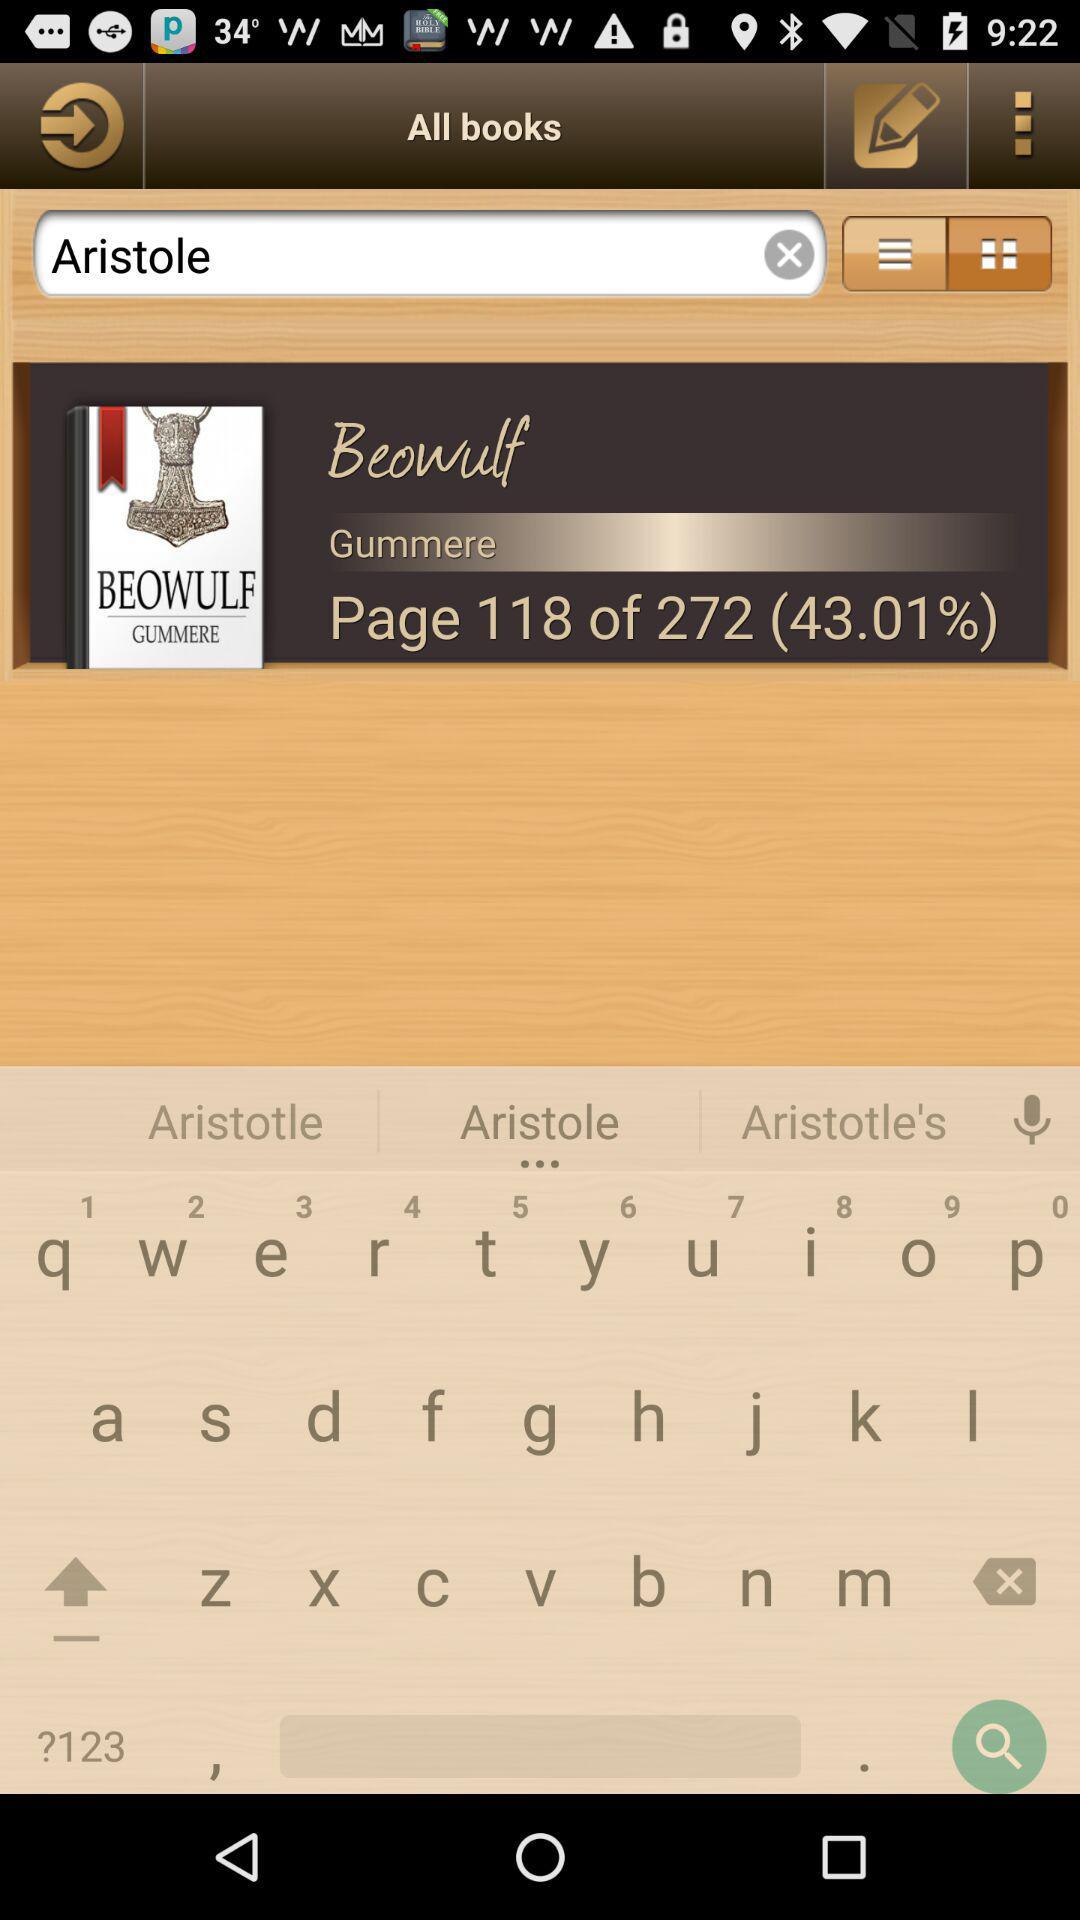  Describe the element at coordinates (70, 133) in the screenshot. I see `the arrow_forward icon` at that location.